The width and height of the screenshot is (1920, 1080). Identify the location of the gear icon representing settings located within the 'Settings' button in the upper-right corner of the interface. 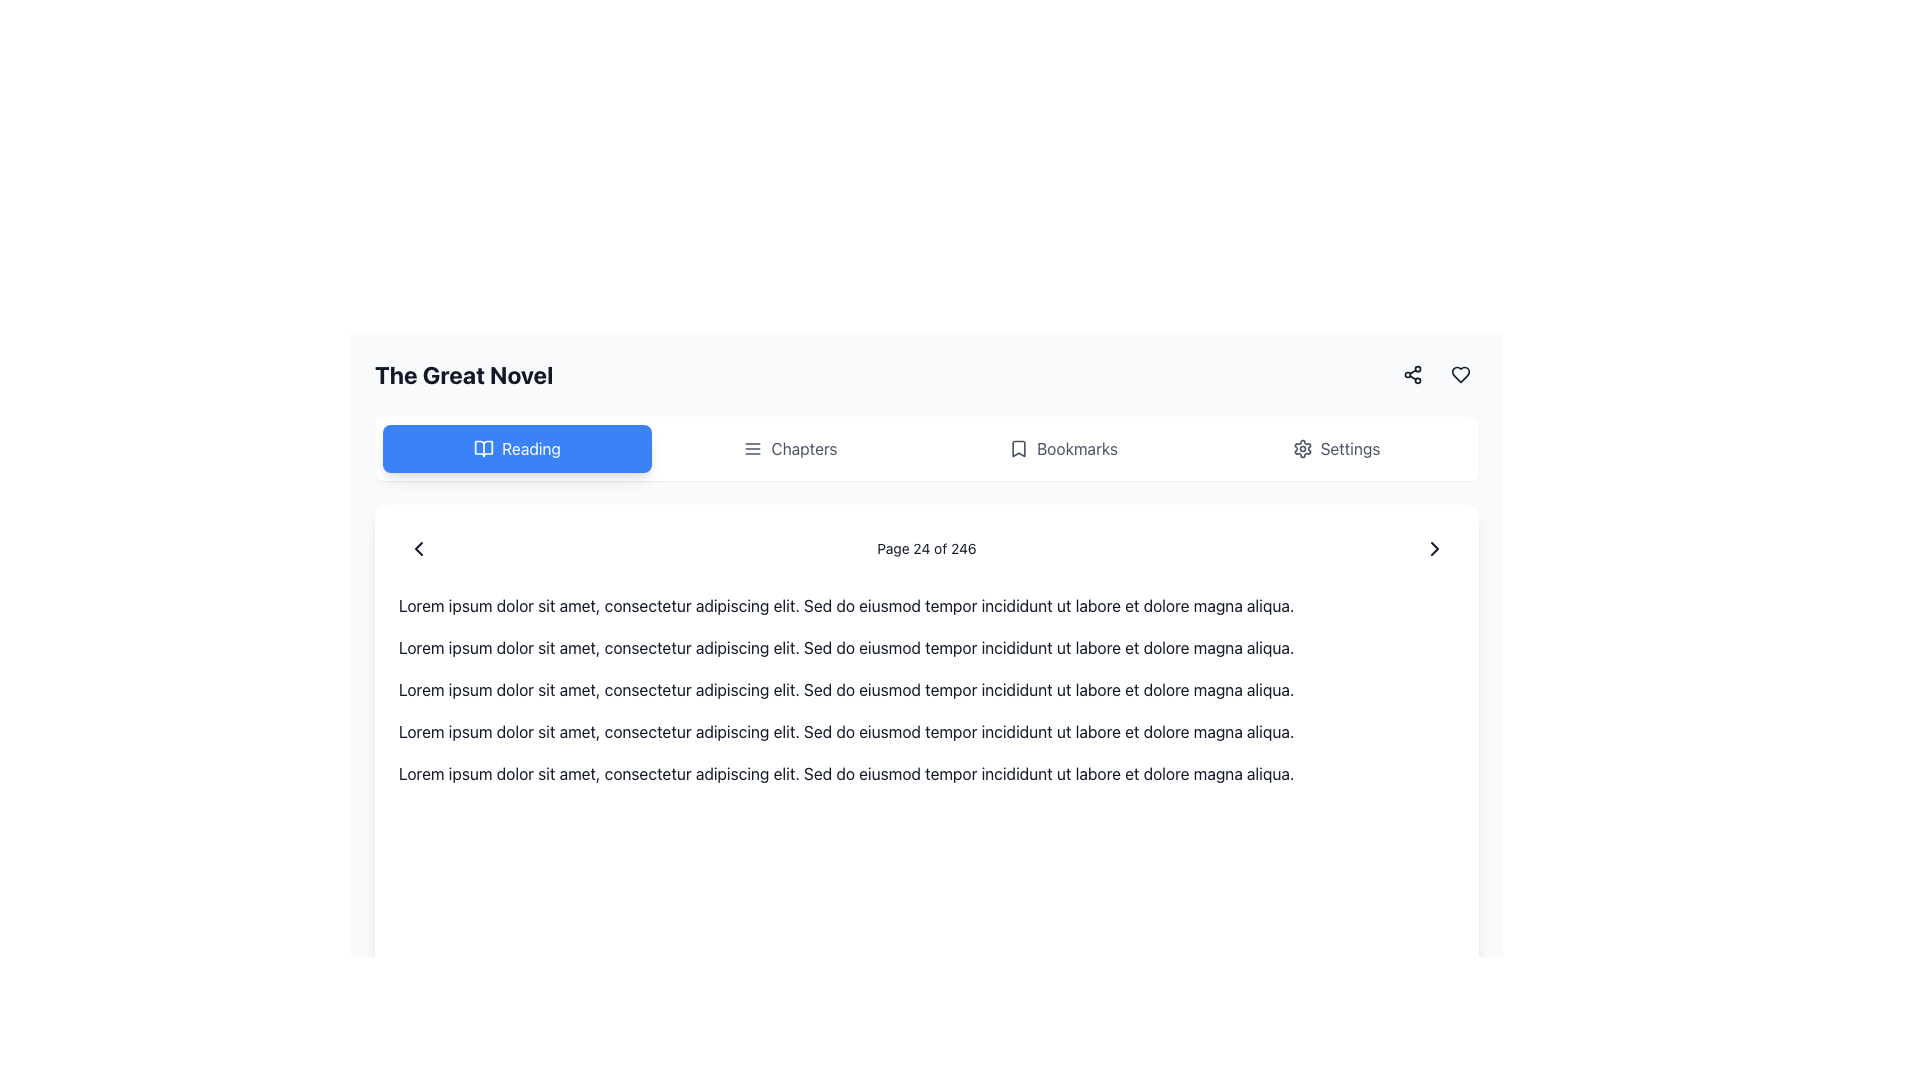
(1302, 447).